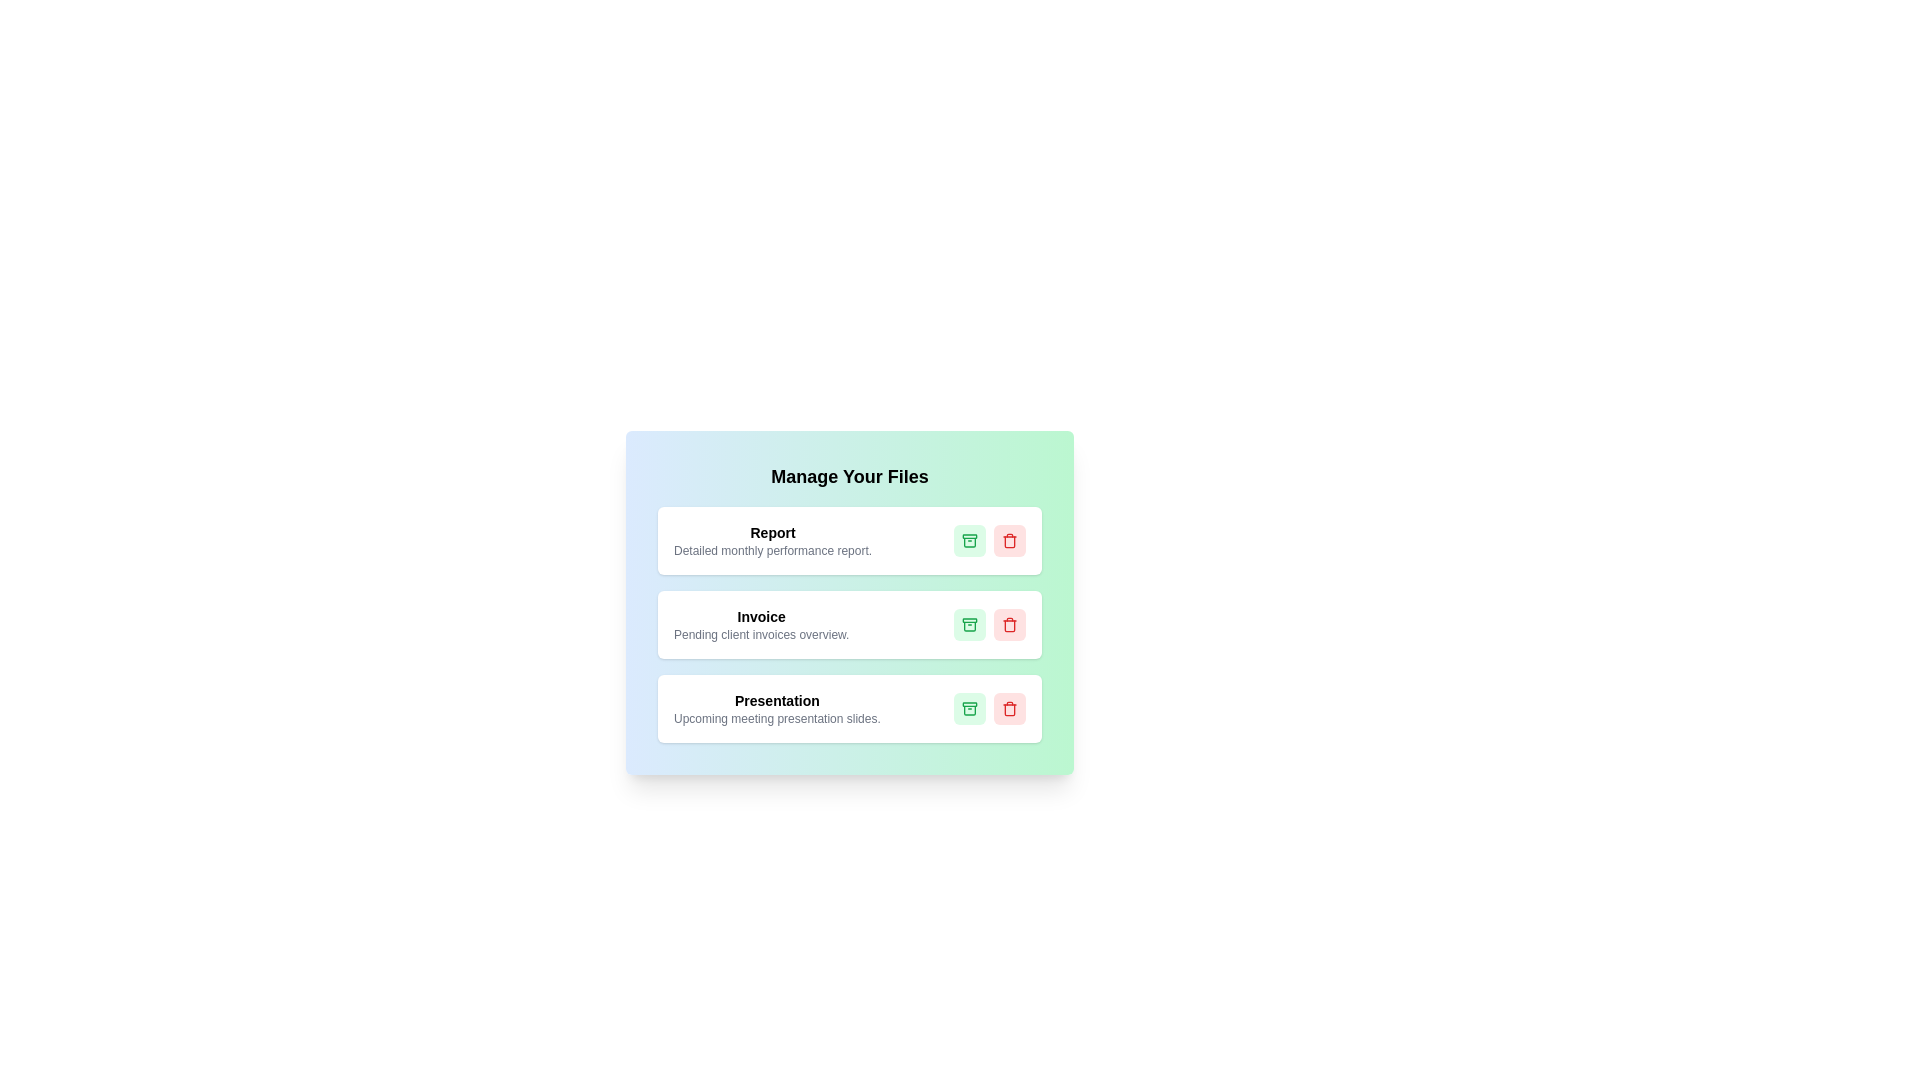 The image size is (1920, 1080). What do you see at coordinates (849, 623) in the screenshot?
I see `the card titled Invoice to view its details` at bounding box center [849, 623].